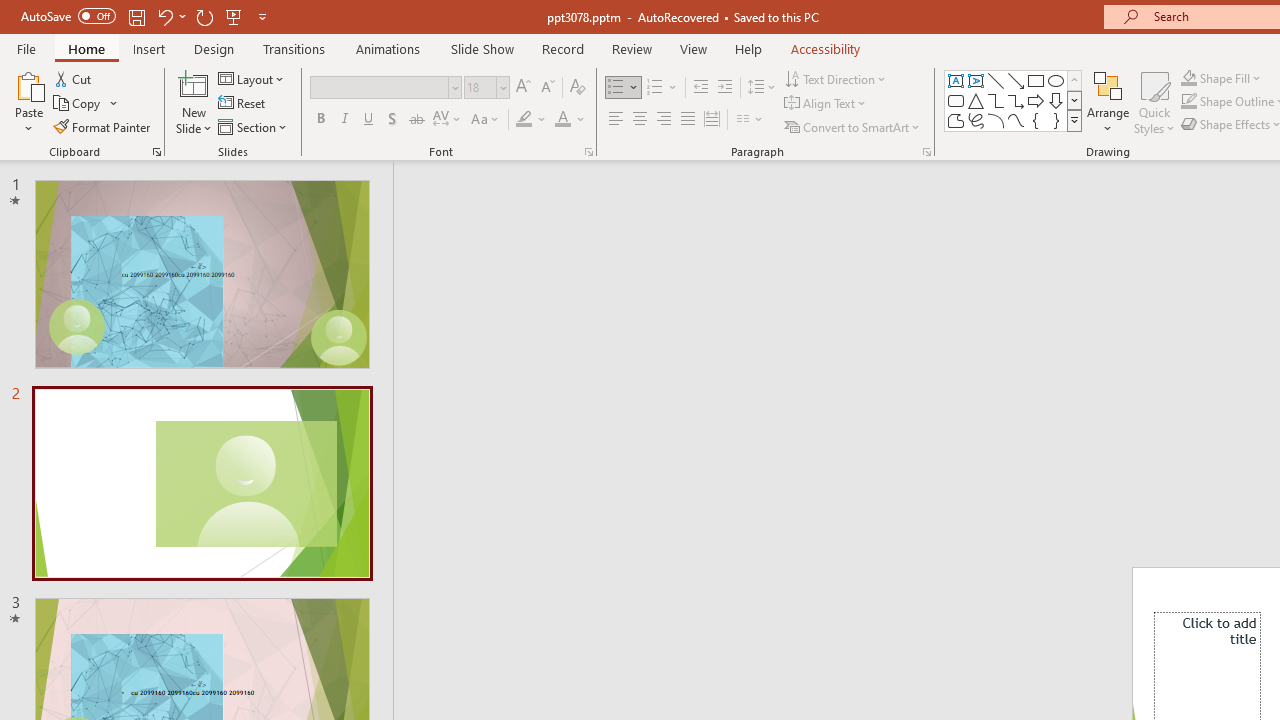 The height and width of the screenshot is (720, 1280). Describe the element at coordinates (955, 100) in the screenshot. I see `'Rectangle: Rounded Corners'` at that location.